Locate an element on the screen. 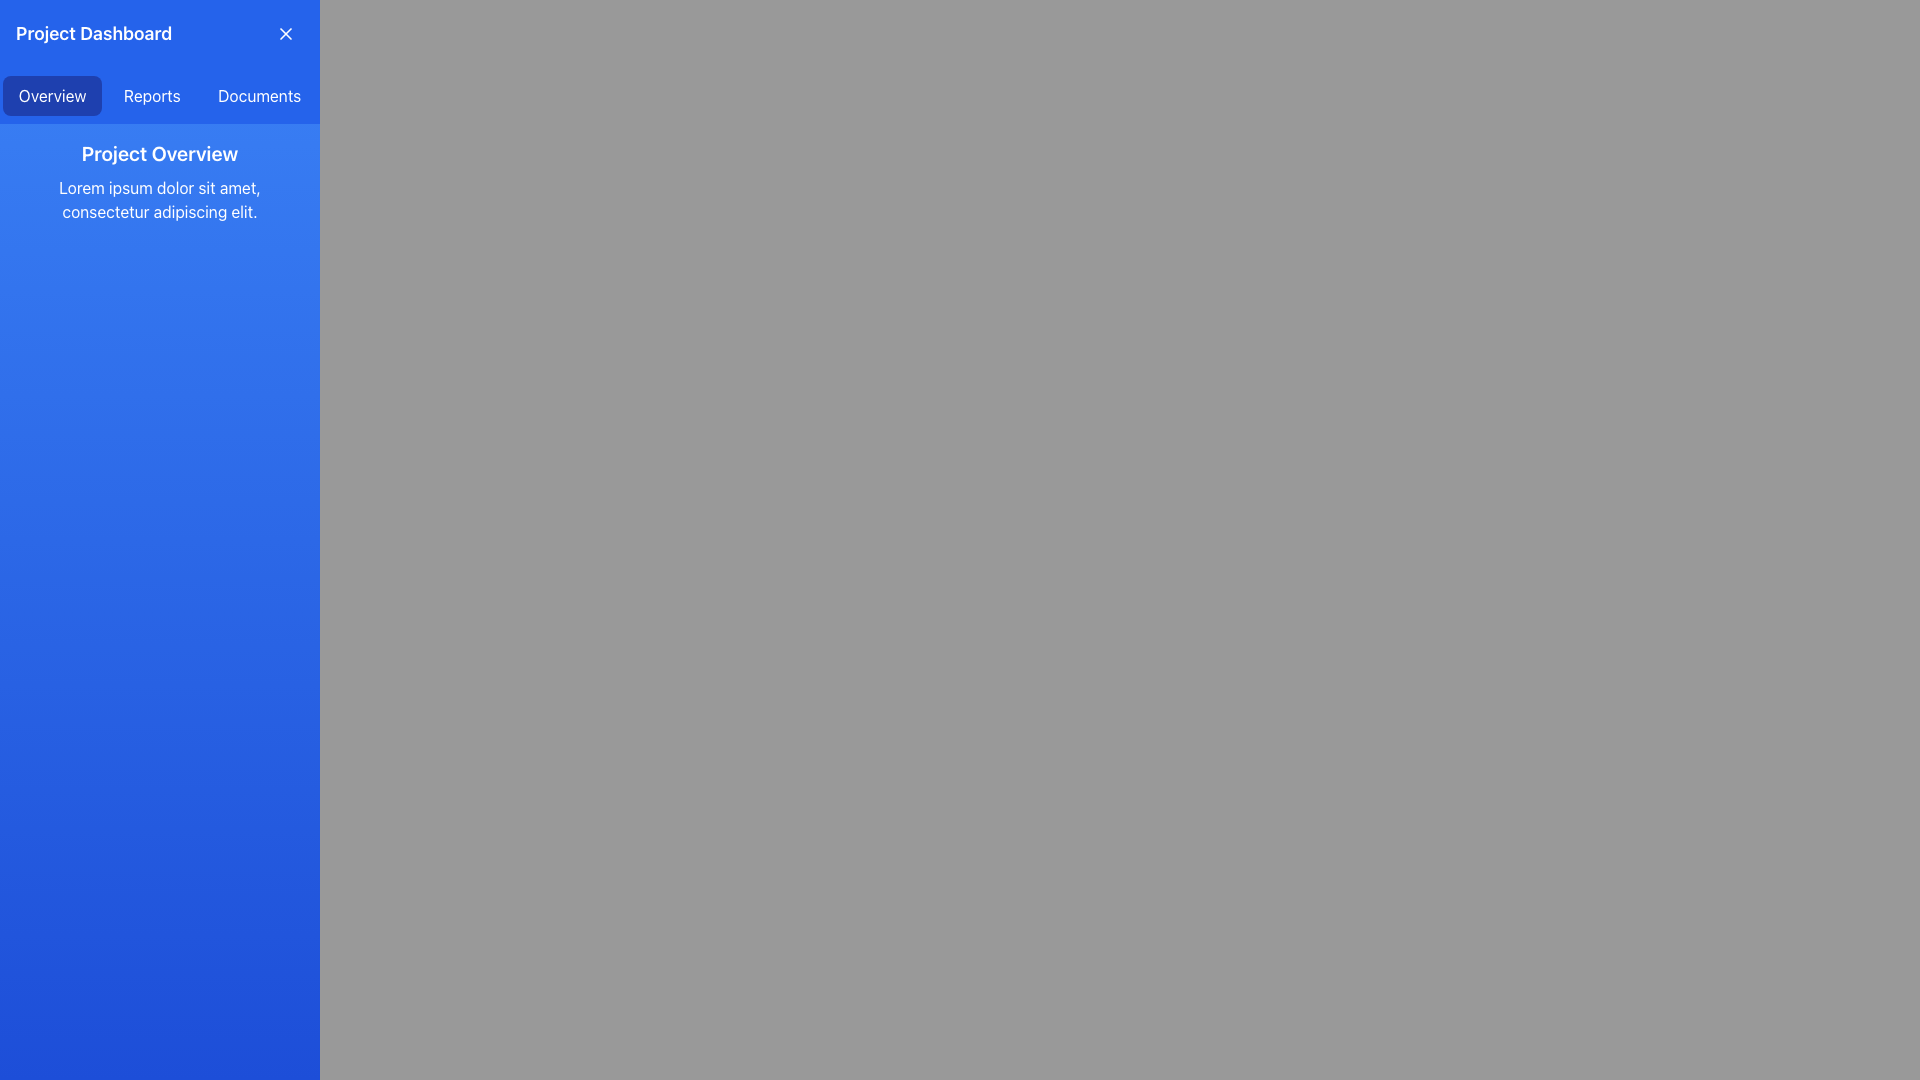  the close button represented by a small 'X' icon in the upper-right corner of the blue sidebar panel is located at coordinates (285, 34).